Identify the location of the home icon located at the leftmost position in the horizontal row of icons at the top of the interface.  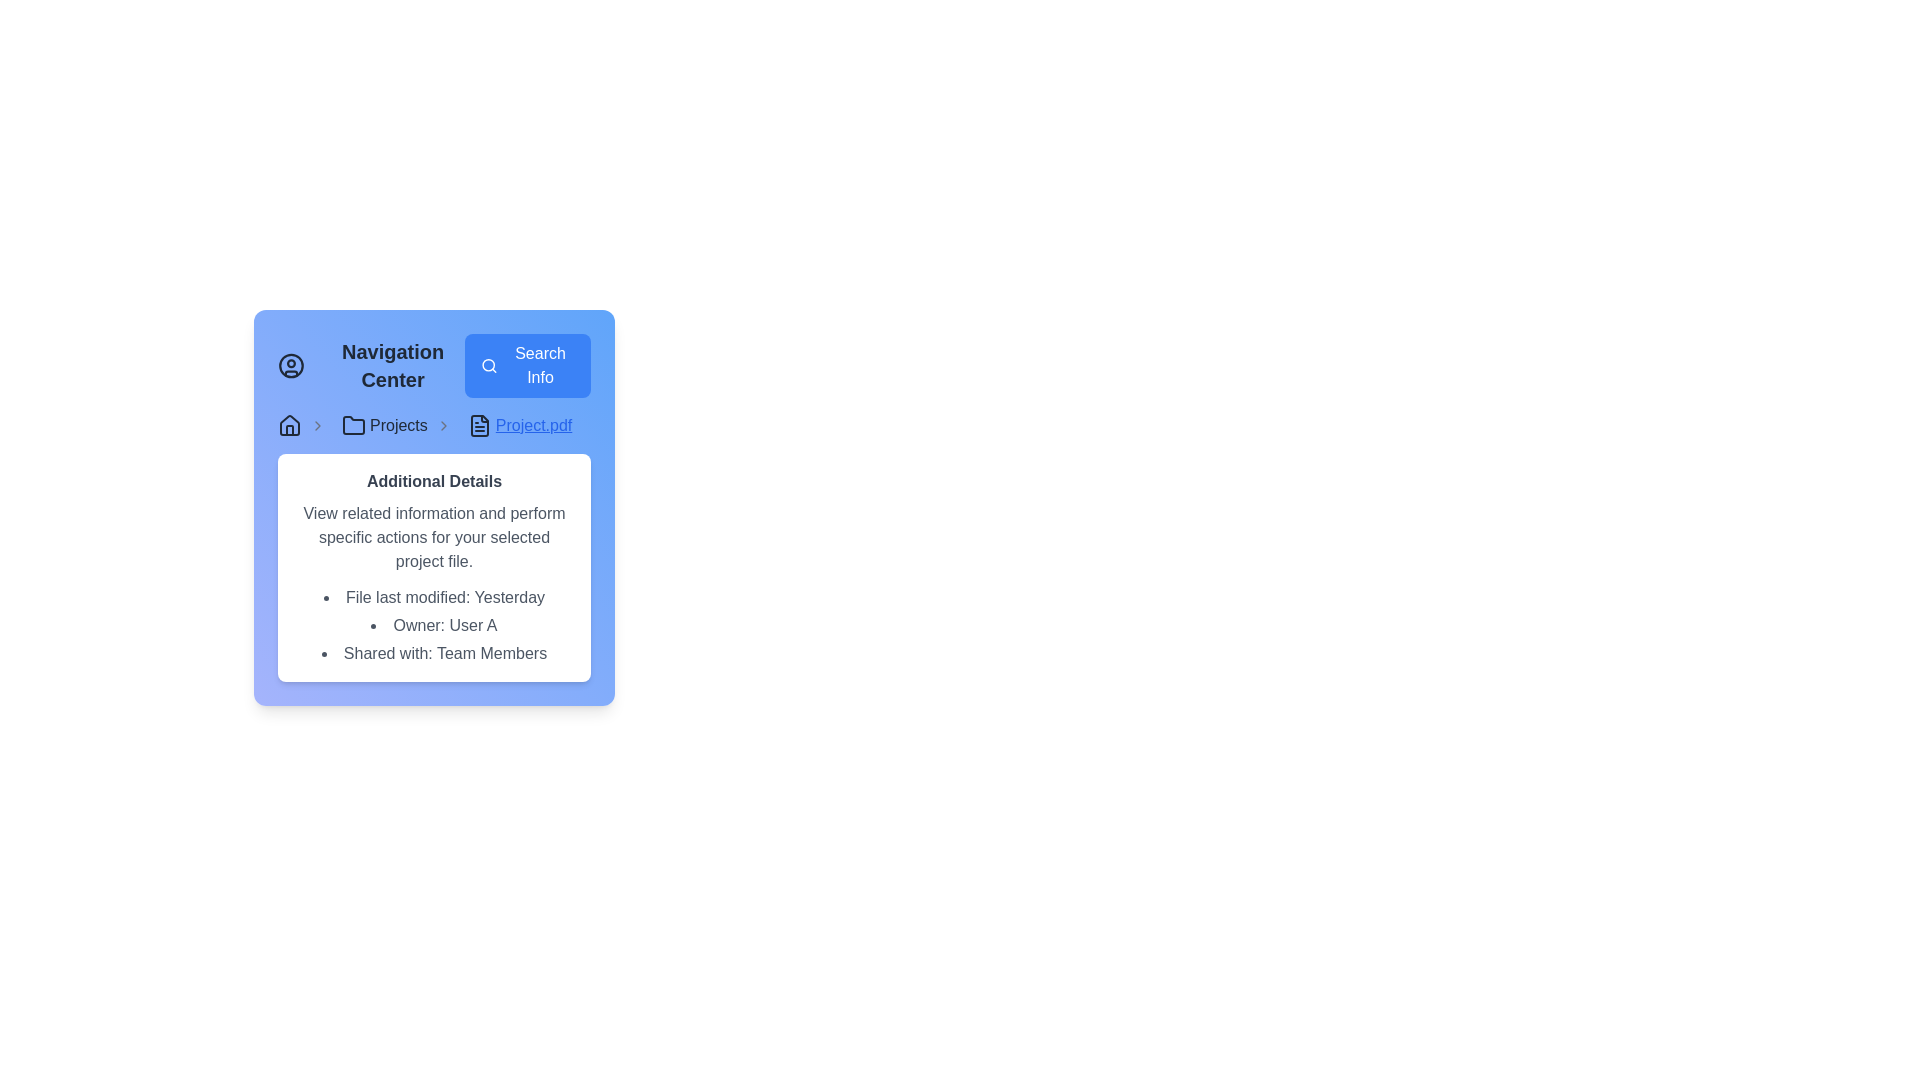
(288, 423).